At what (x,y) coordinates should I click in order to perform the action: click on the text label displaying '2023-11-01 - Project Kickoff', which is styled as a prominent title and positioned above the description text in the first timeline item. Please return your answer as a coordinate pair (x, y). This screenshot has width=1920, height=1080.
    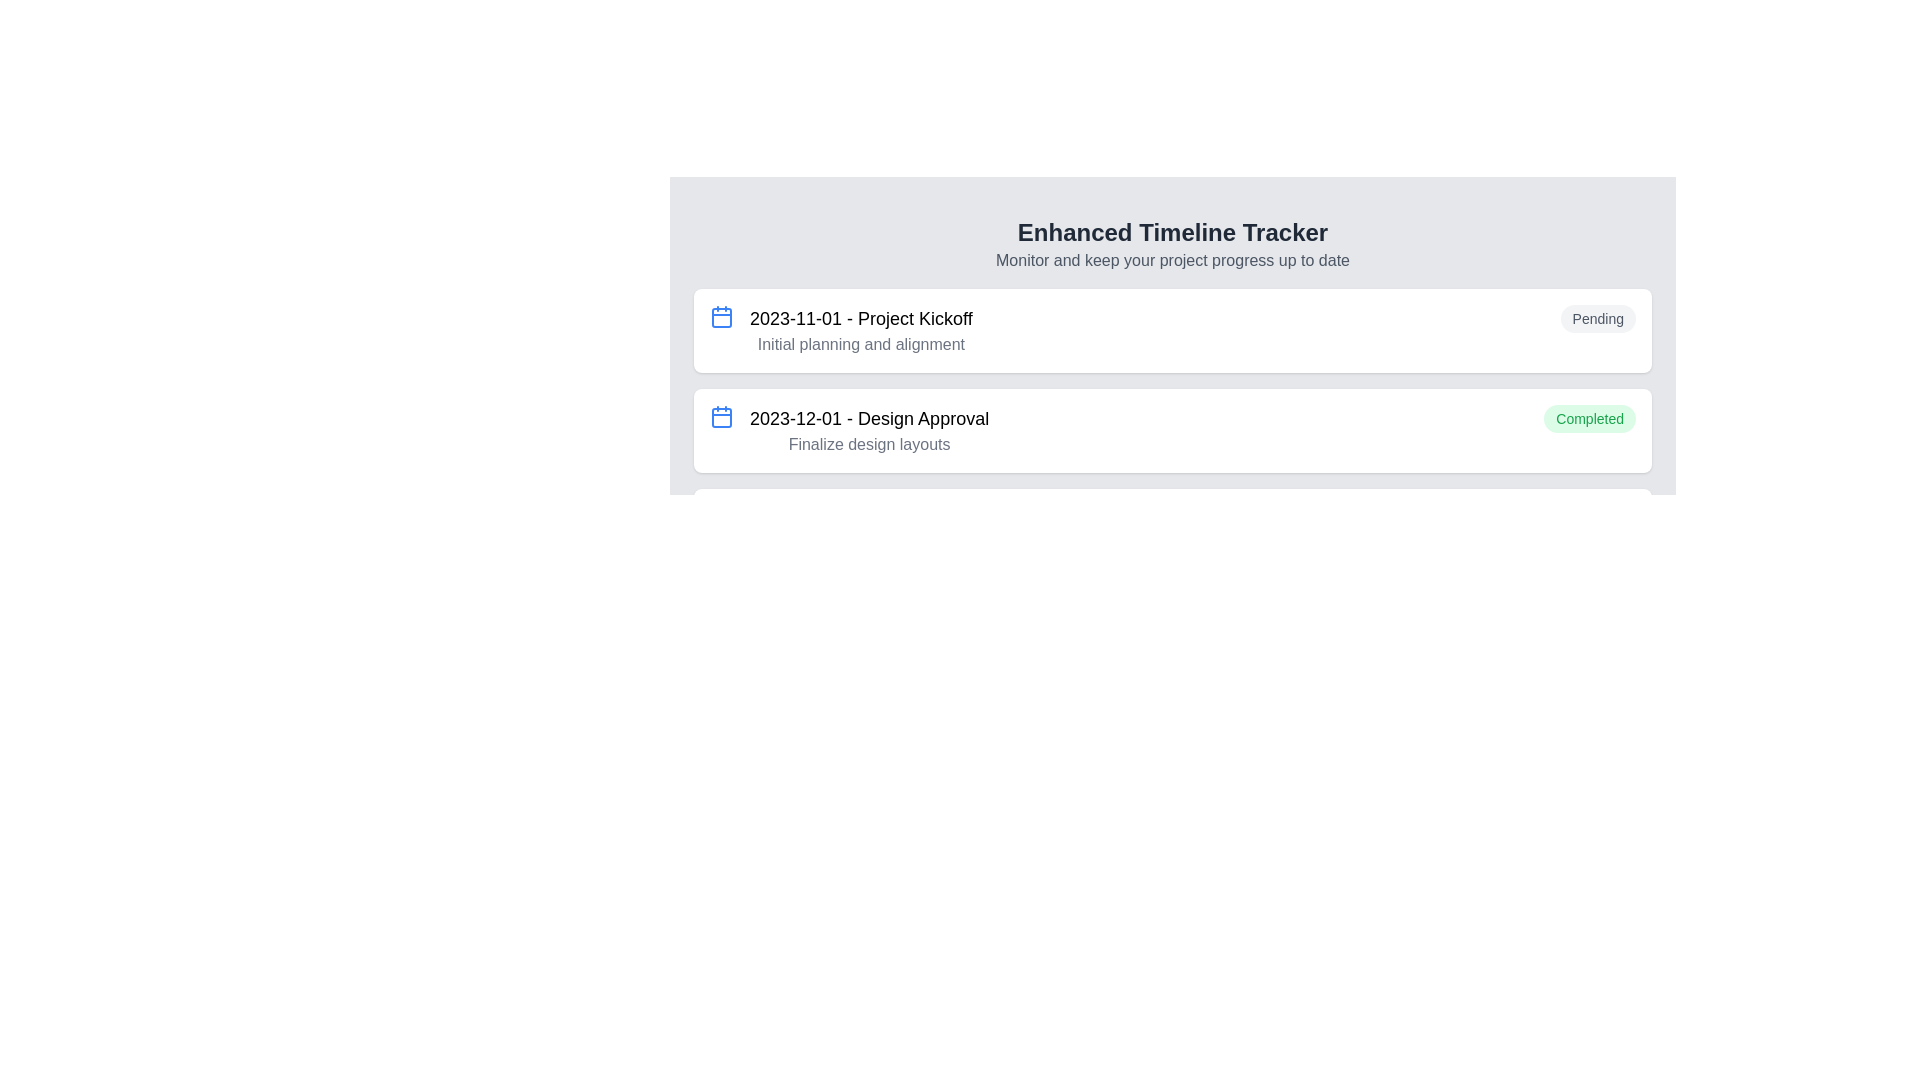
    Looking at the image, I should click on (861, 318).